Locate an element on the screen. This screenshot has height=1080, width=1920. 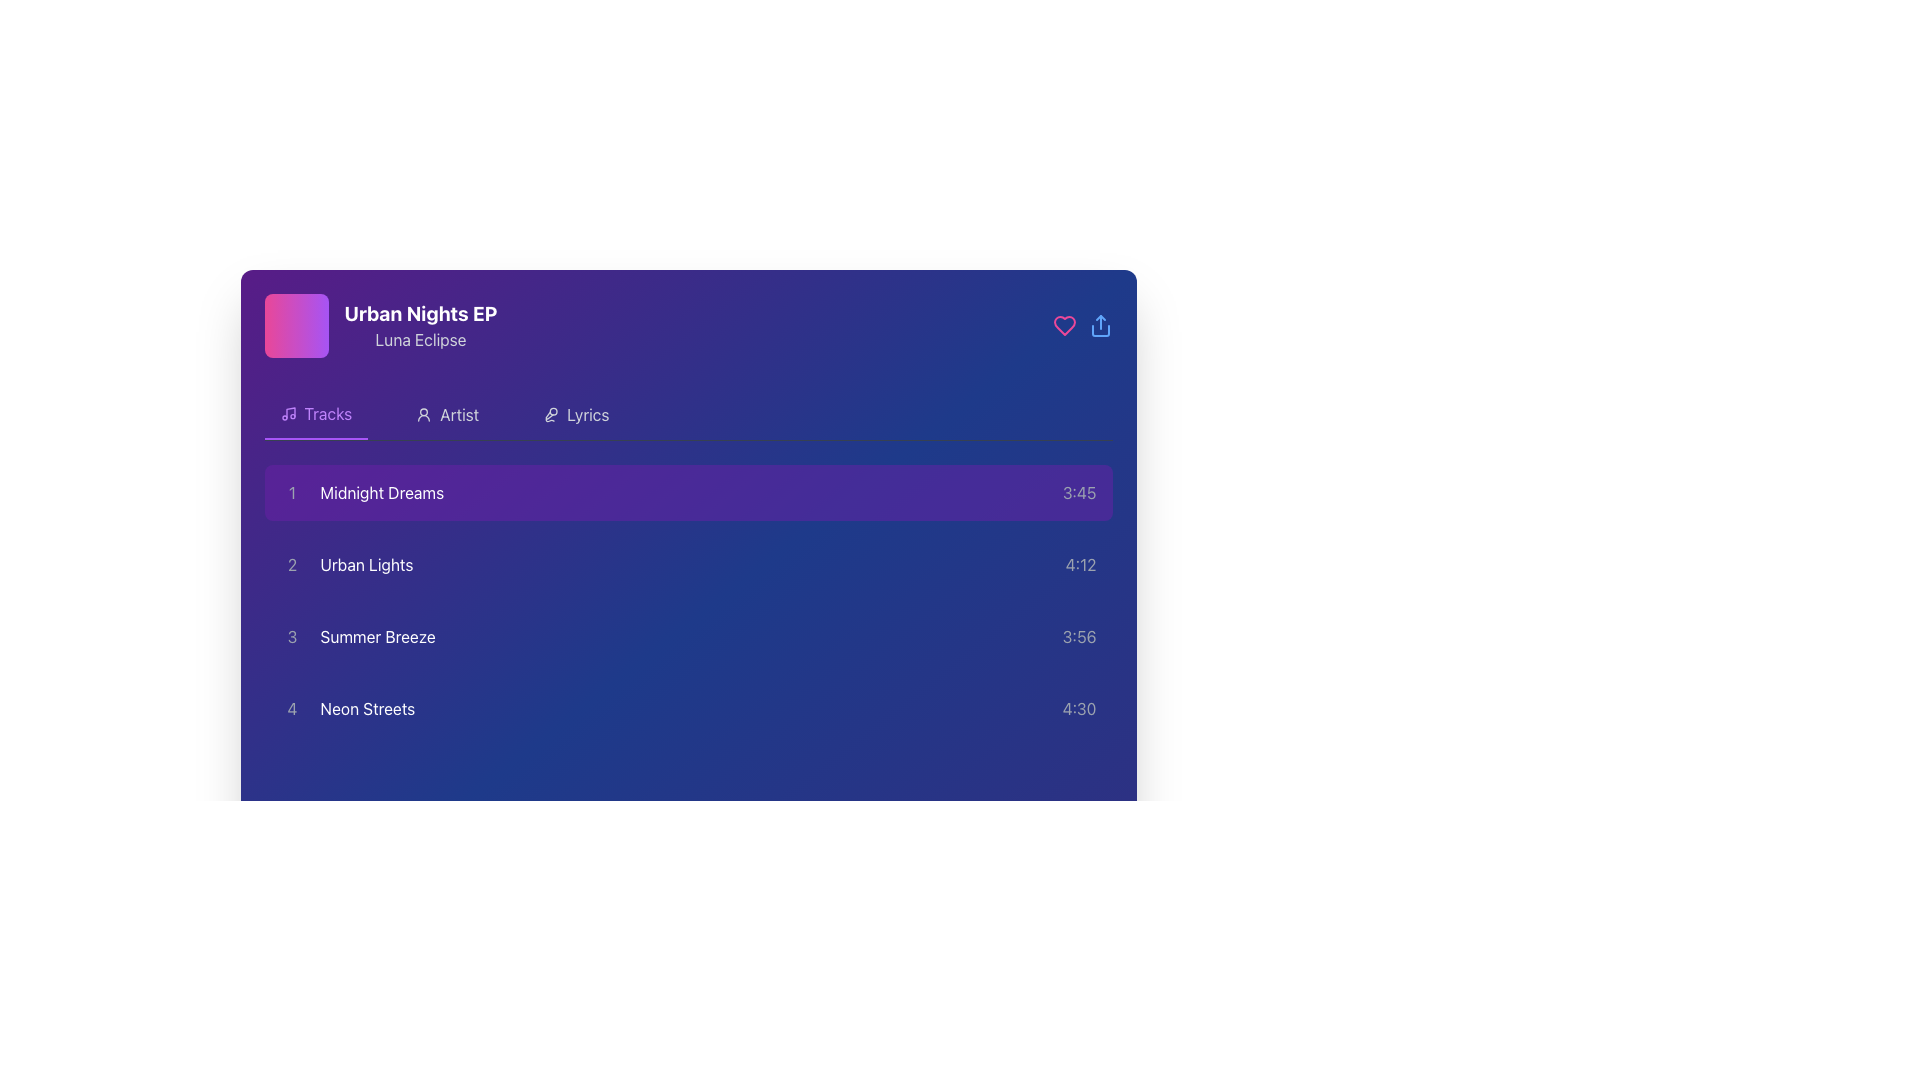
displayed numeral '3' located in the list item layout, positioned to the left of 'Summer Breeze' is located at coordinates (291, 636).